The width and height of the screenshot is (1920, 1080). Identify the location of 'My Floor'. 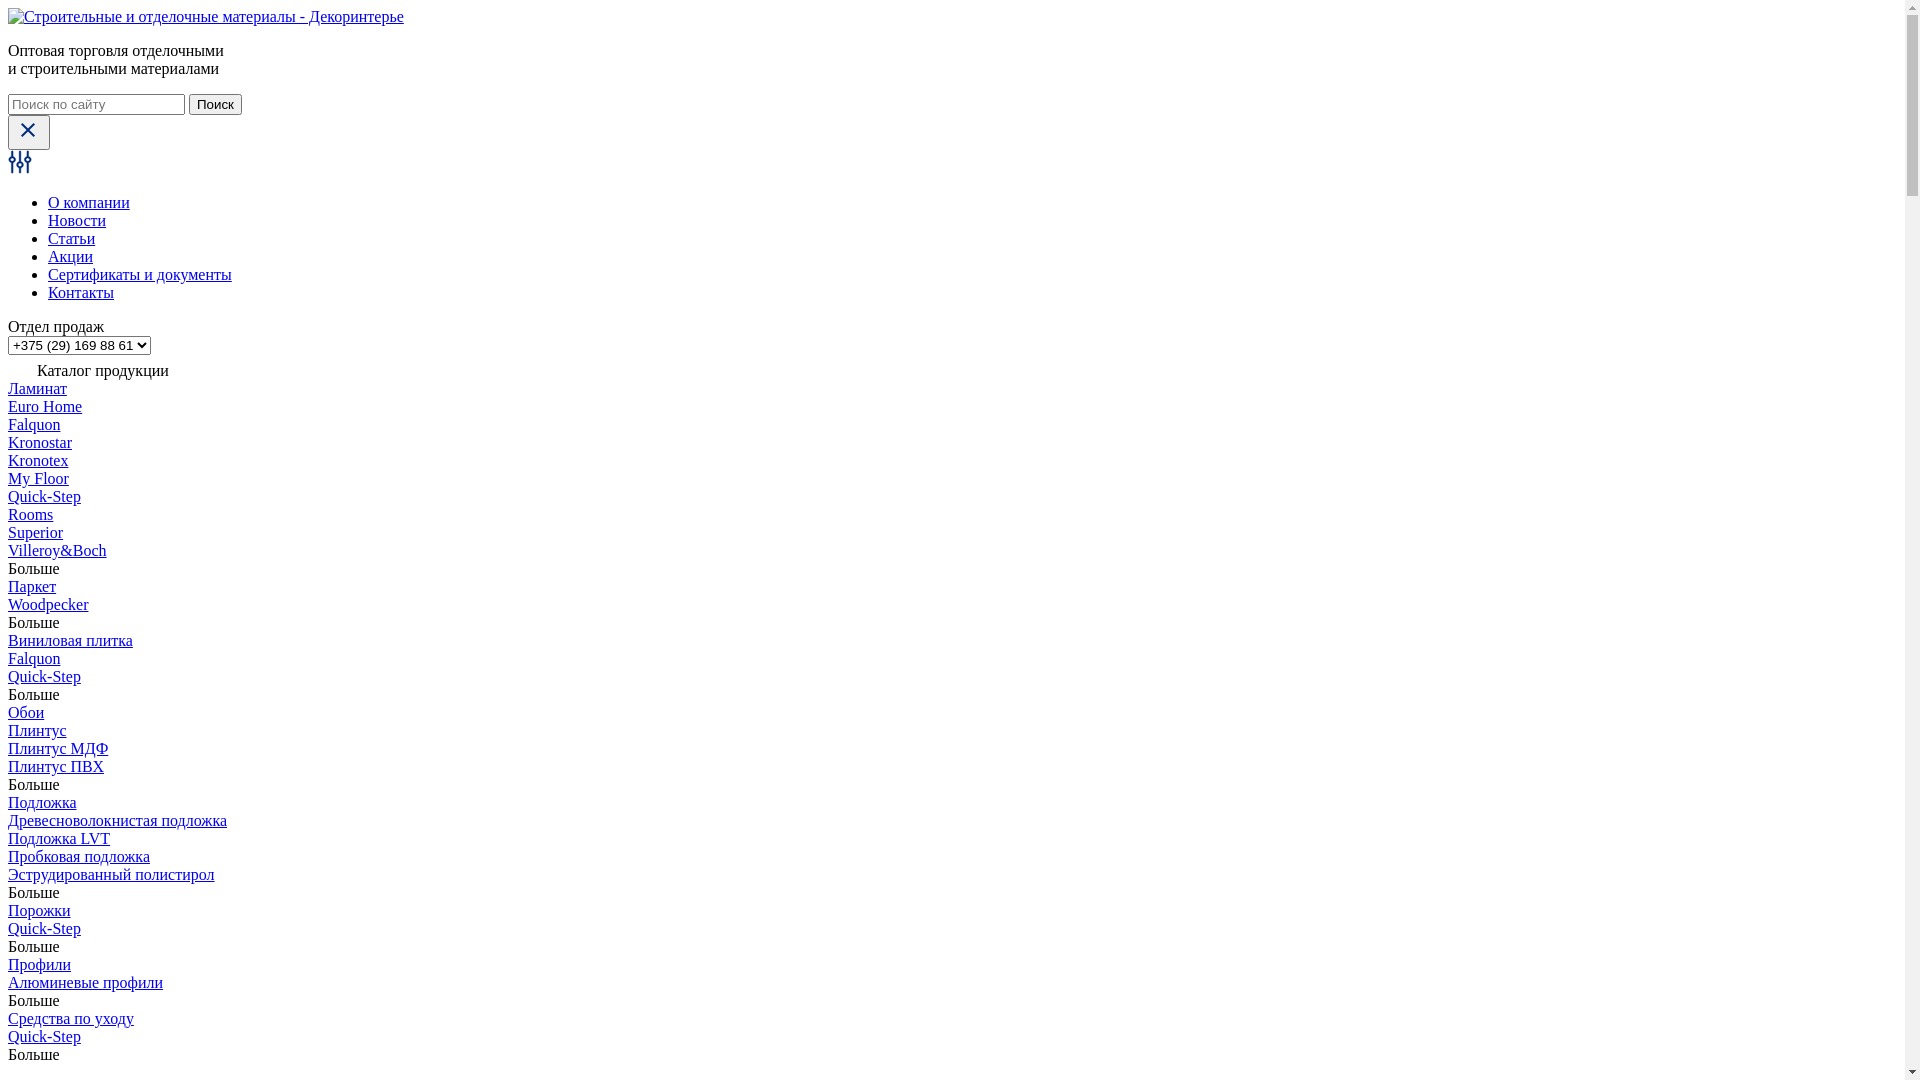
(38, 478).